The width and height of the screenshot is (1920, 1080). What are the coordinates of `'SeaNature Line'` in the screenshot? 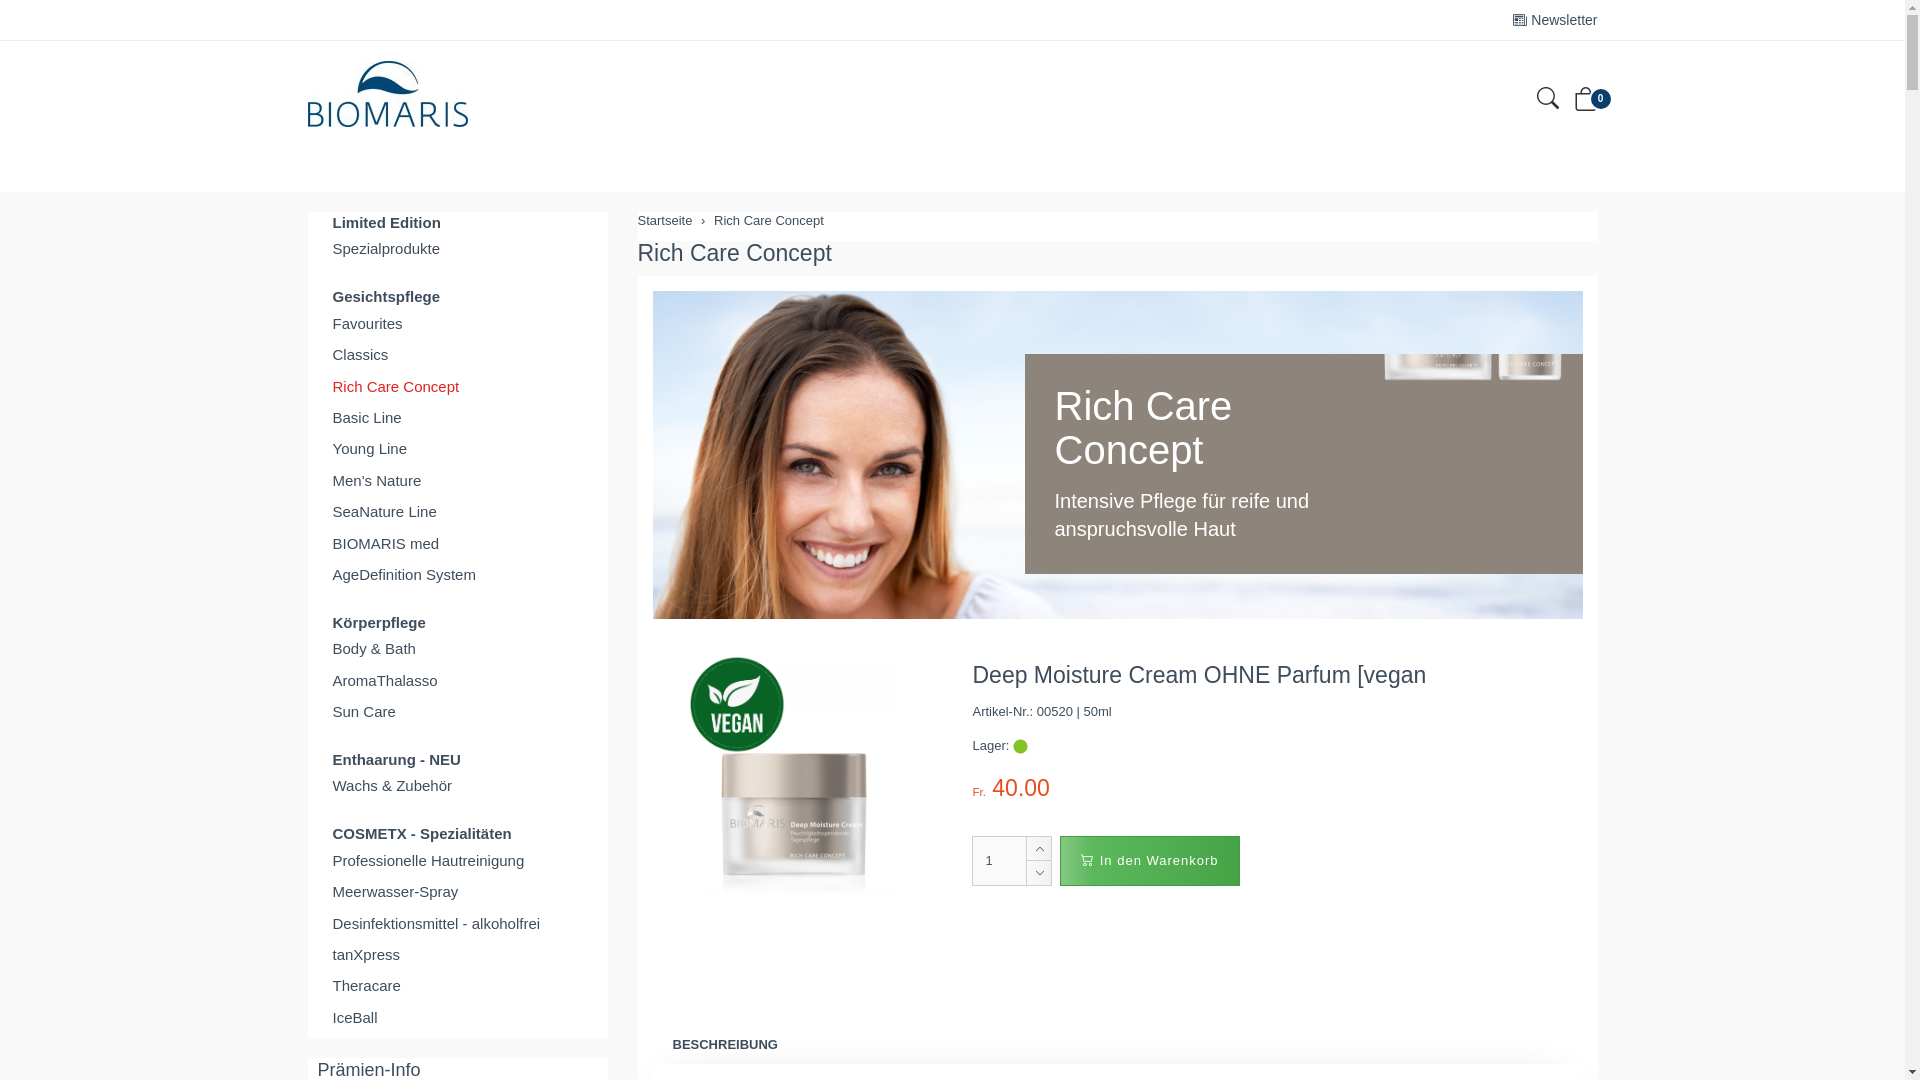 It's located at (456, 510).